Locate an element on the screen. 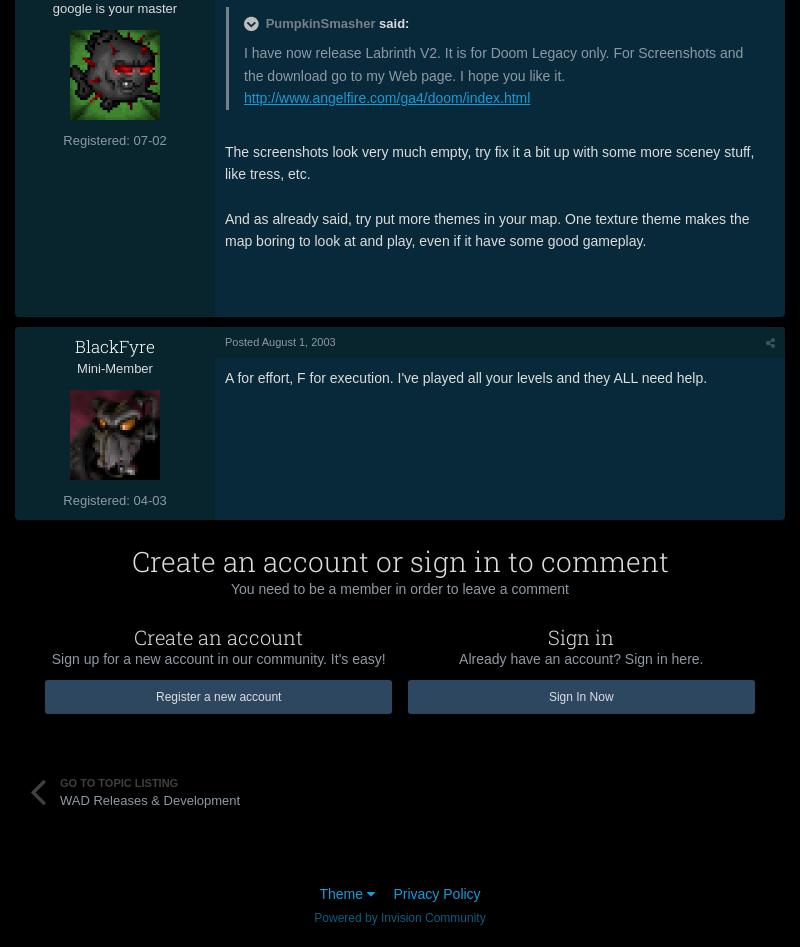  'Theme' is located at coordinates (342, 892).